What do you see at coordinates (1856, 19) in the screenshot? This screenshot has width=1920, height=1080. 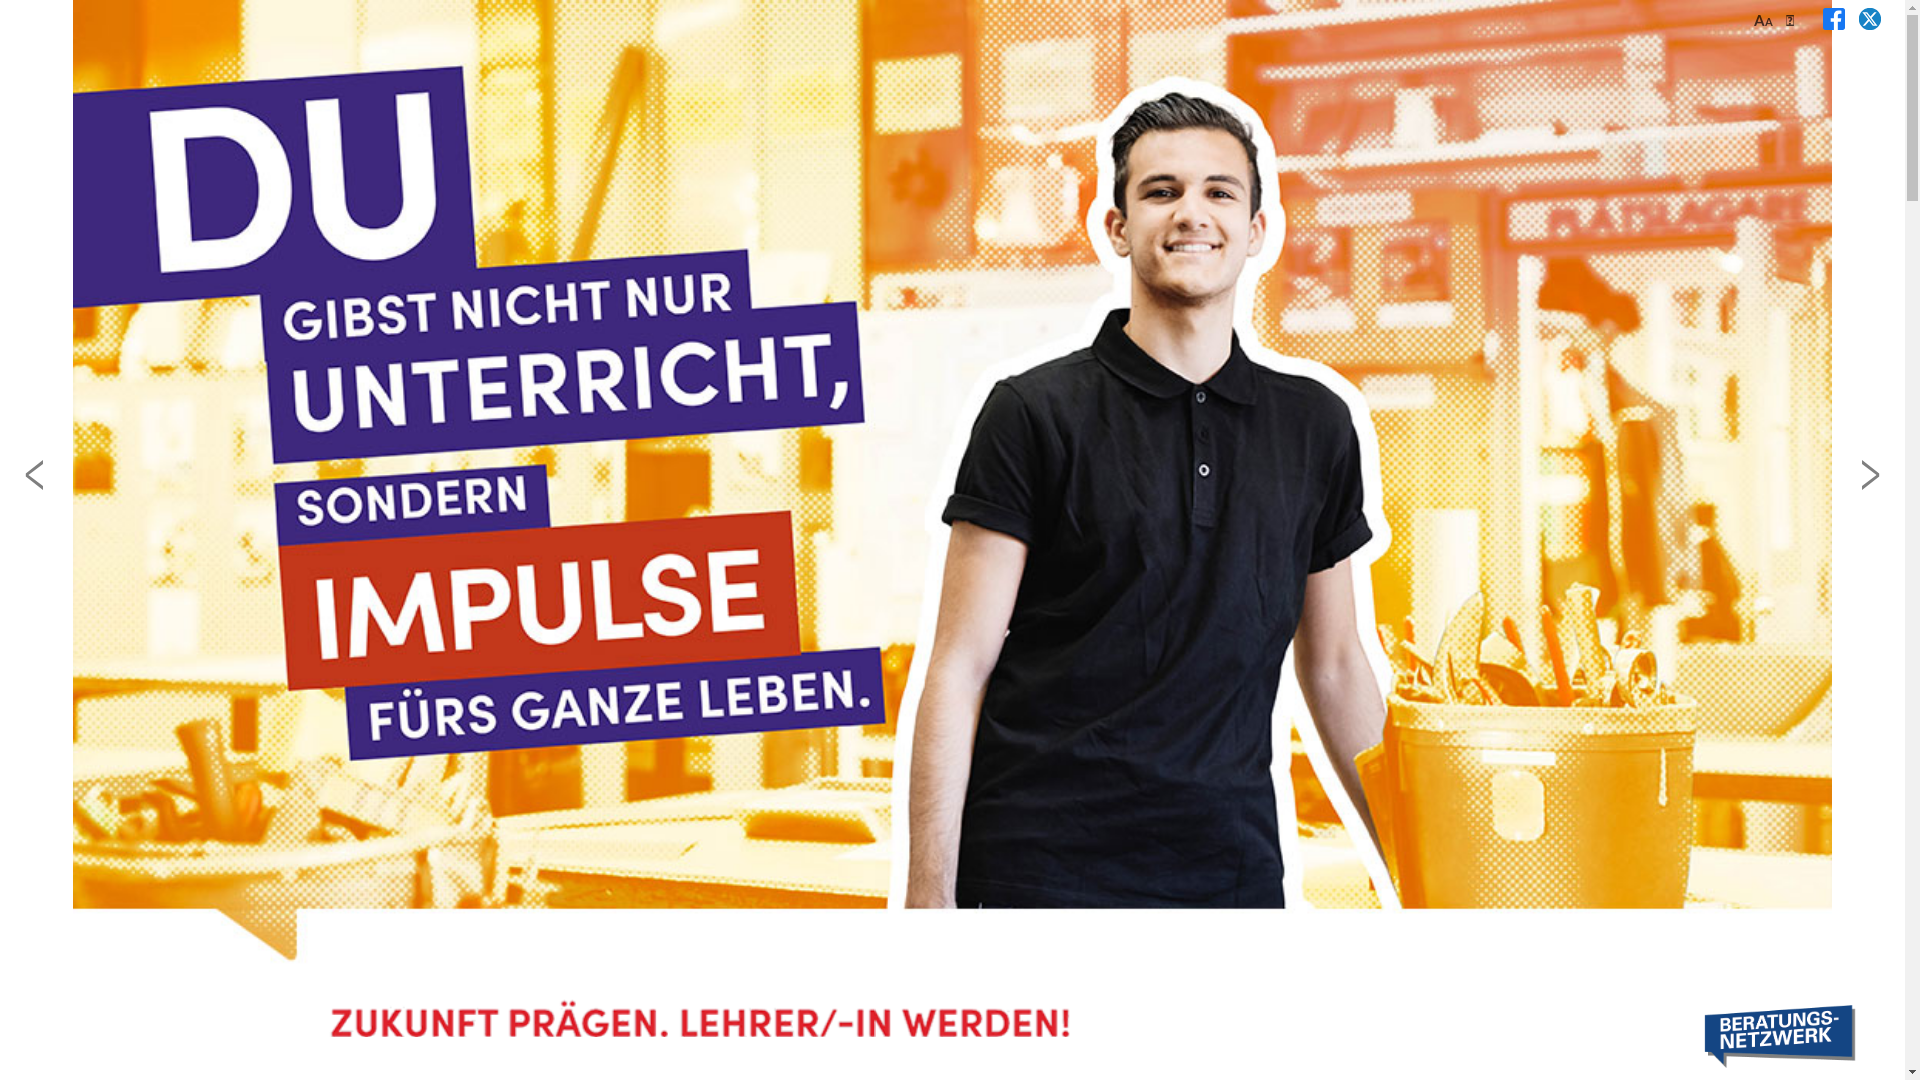 I see `'Auf sozialen Medien teilen'` at bounding box center [1856, 19].